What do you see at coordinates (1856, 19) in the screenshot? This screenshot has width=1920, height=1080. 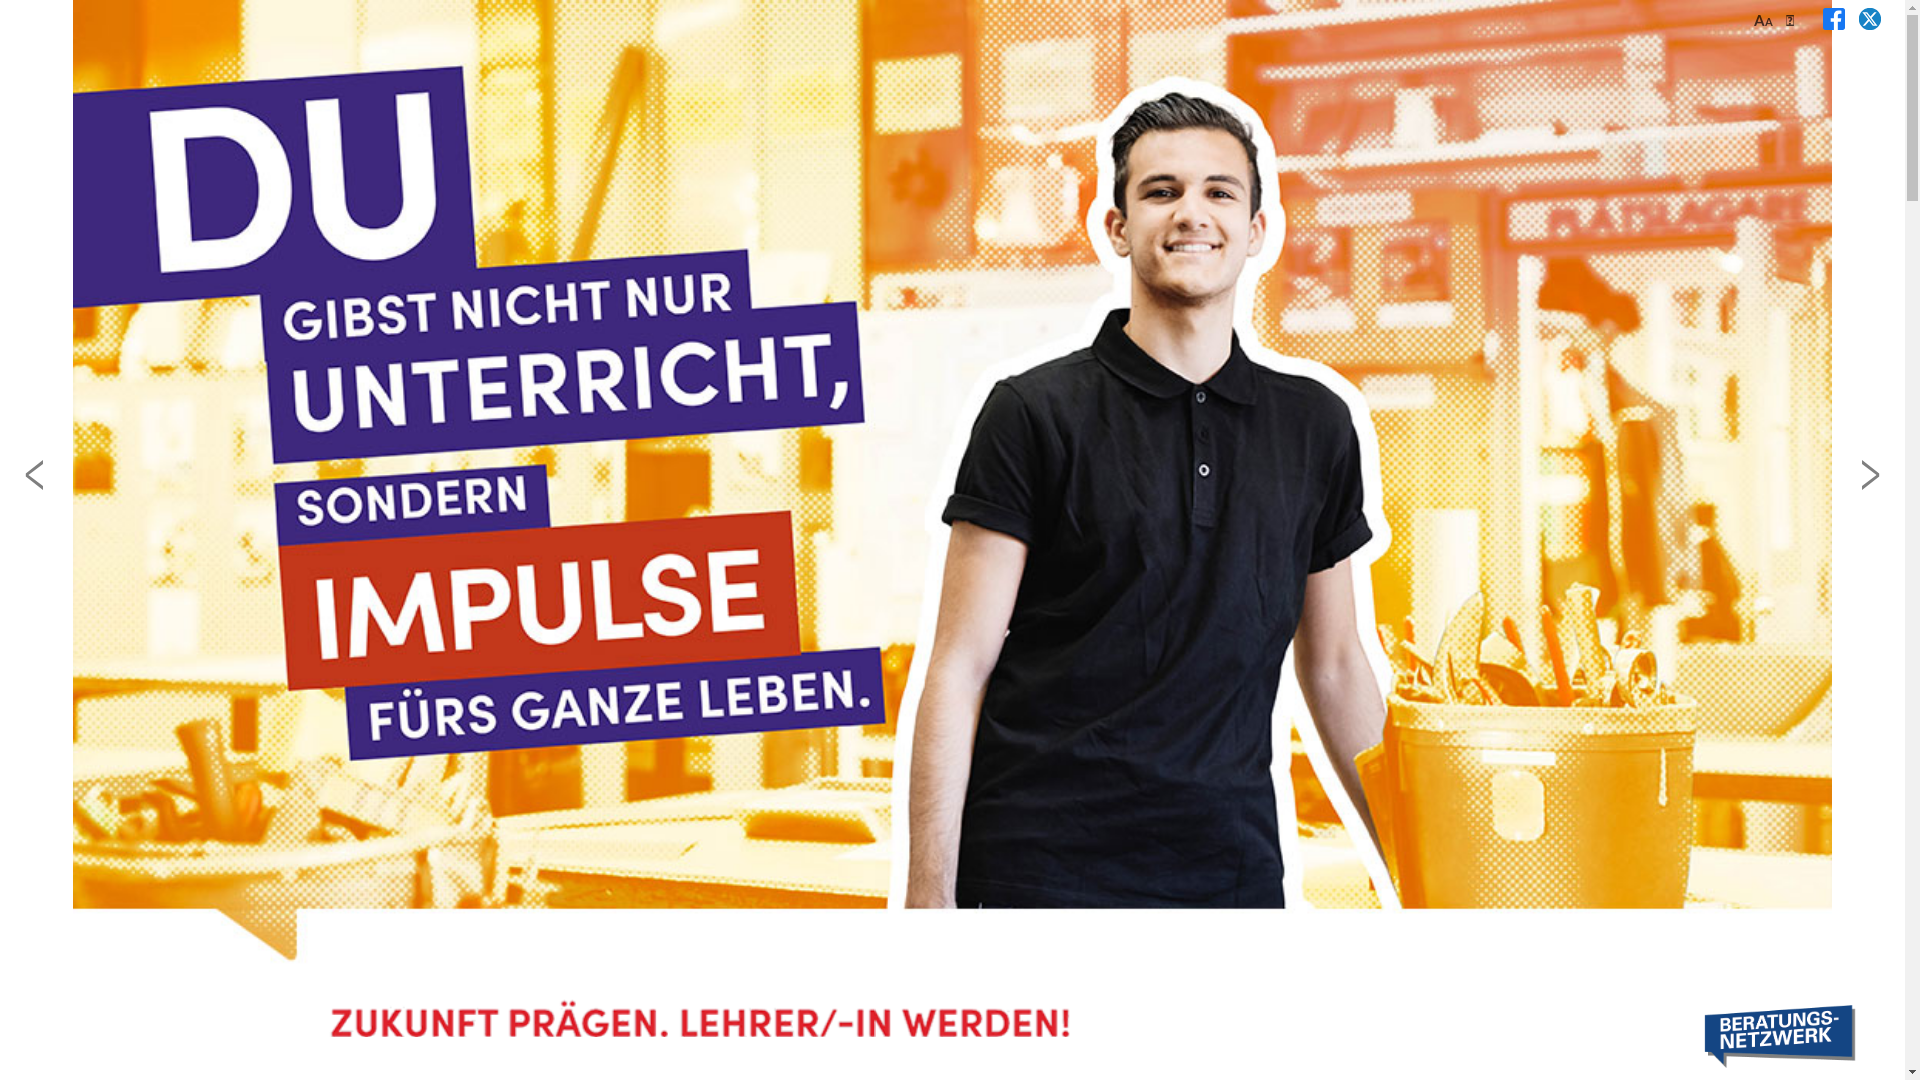 I see `'Auf sozialen Medien teilen'` at bounding box center [1856, 19].